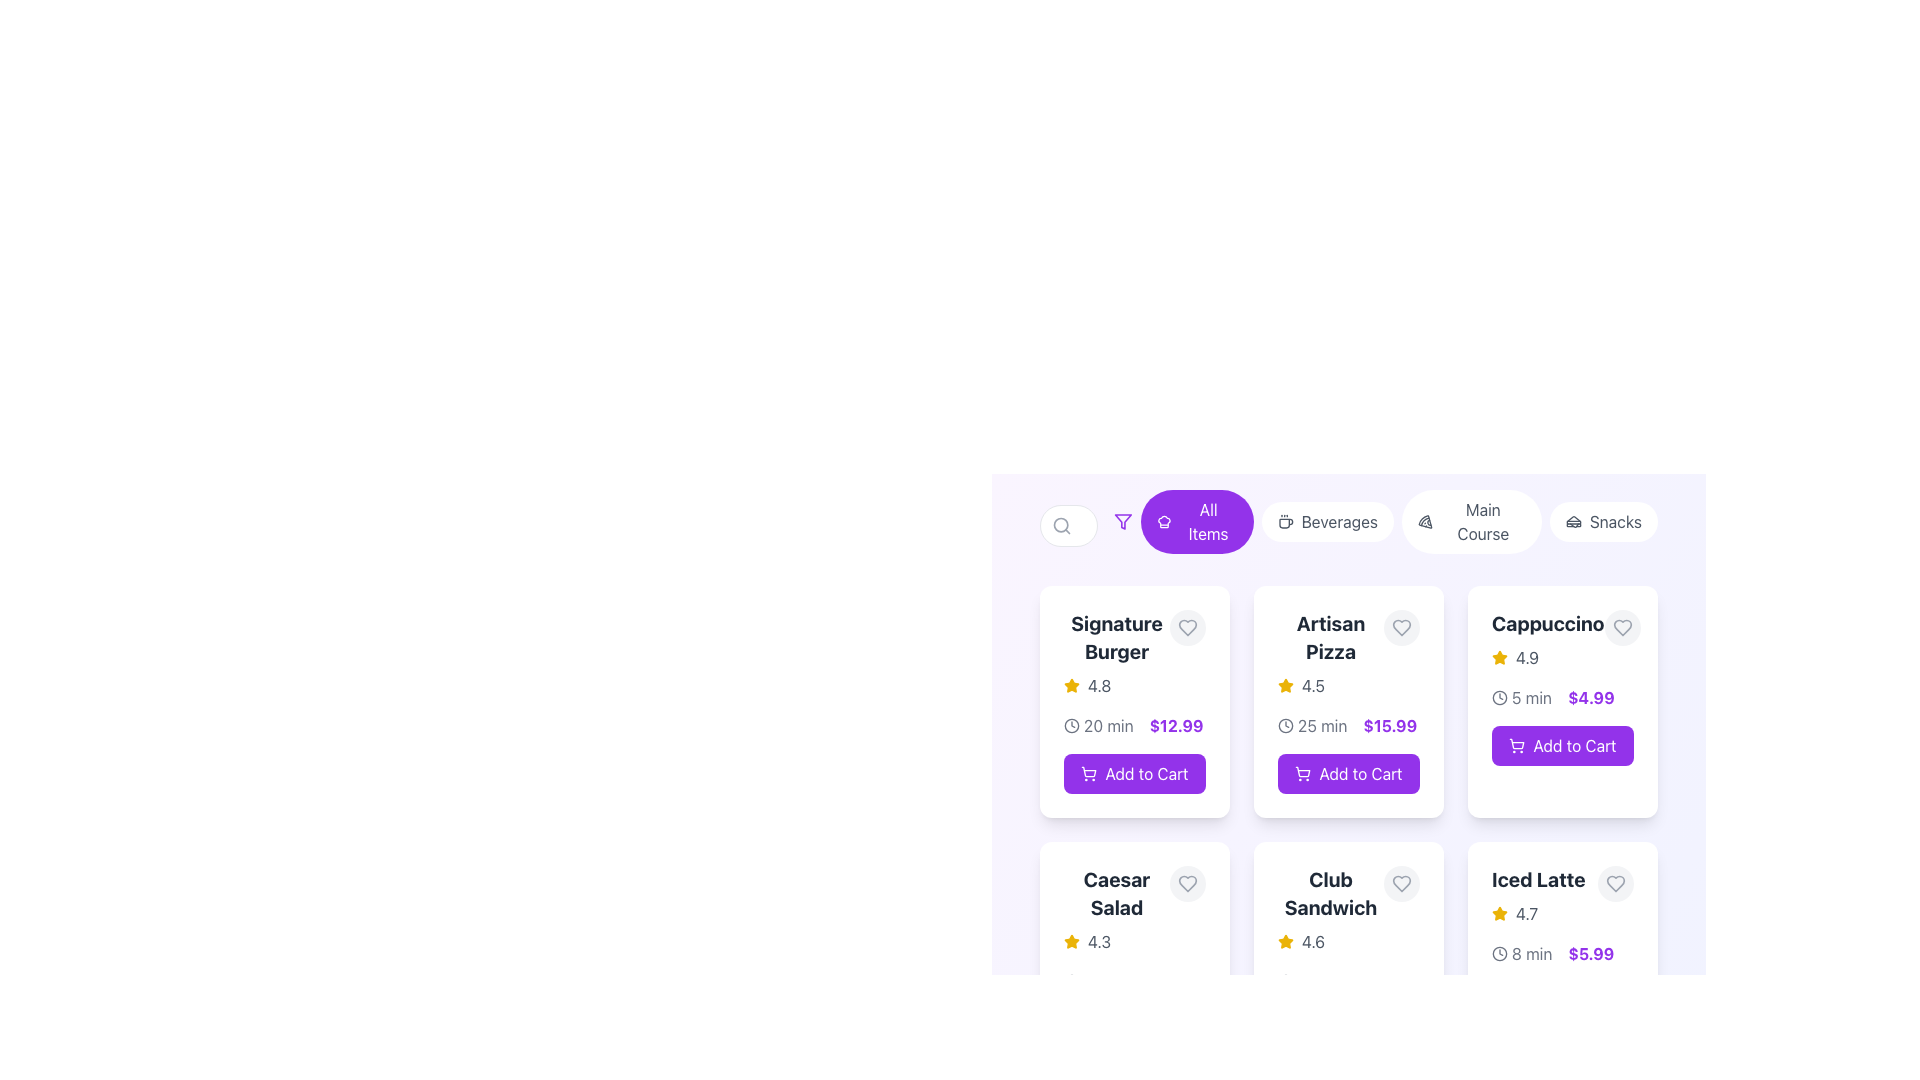  What do you see at coordinates (1098, 941) in the screenshot?
I see `text label displaying the rating '4.3' in gray color, which is located next to a star icon in the rating section of the 'Caesar Salad' card` at bounding box center [1098, 941].